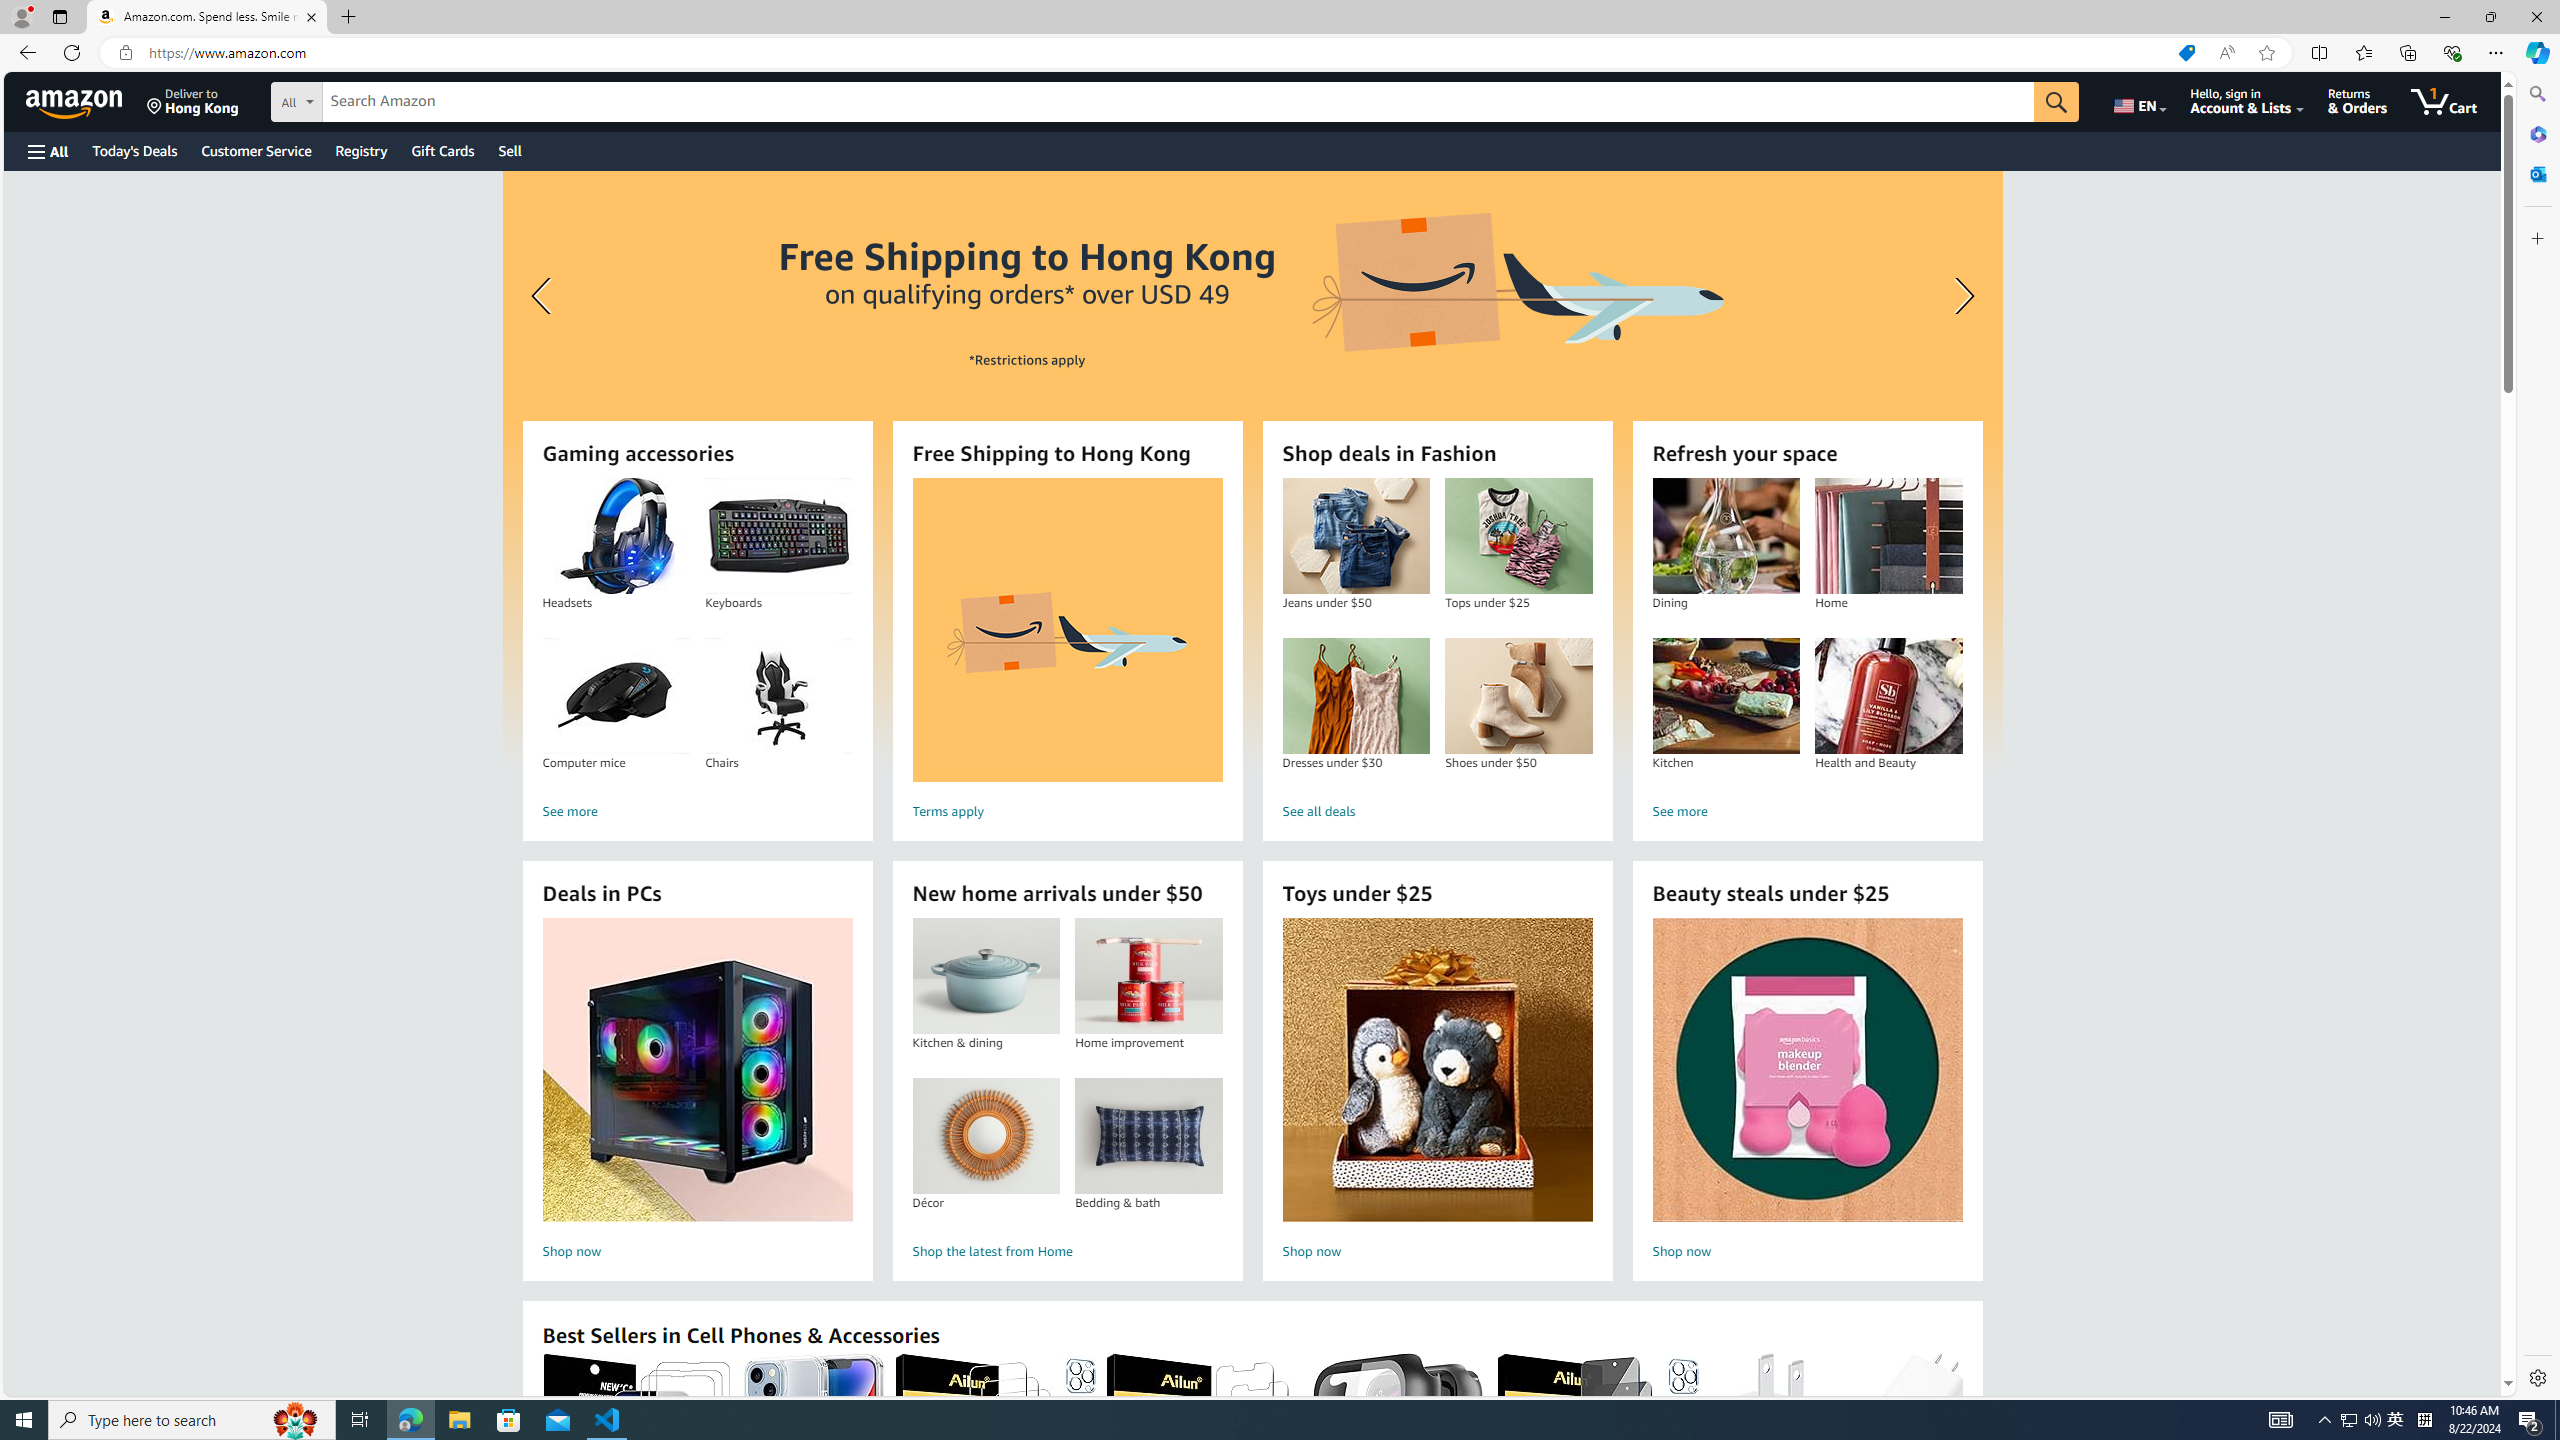 The width and height of the screenshot is (2560, 1440). Describe the element at coordinates (985, 976) in the screenshot. I see `'Kitchen & dining'` at that location.